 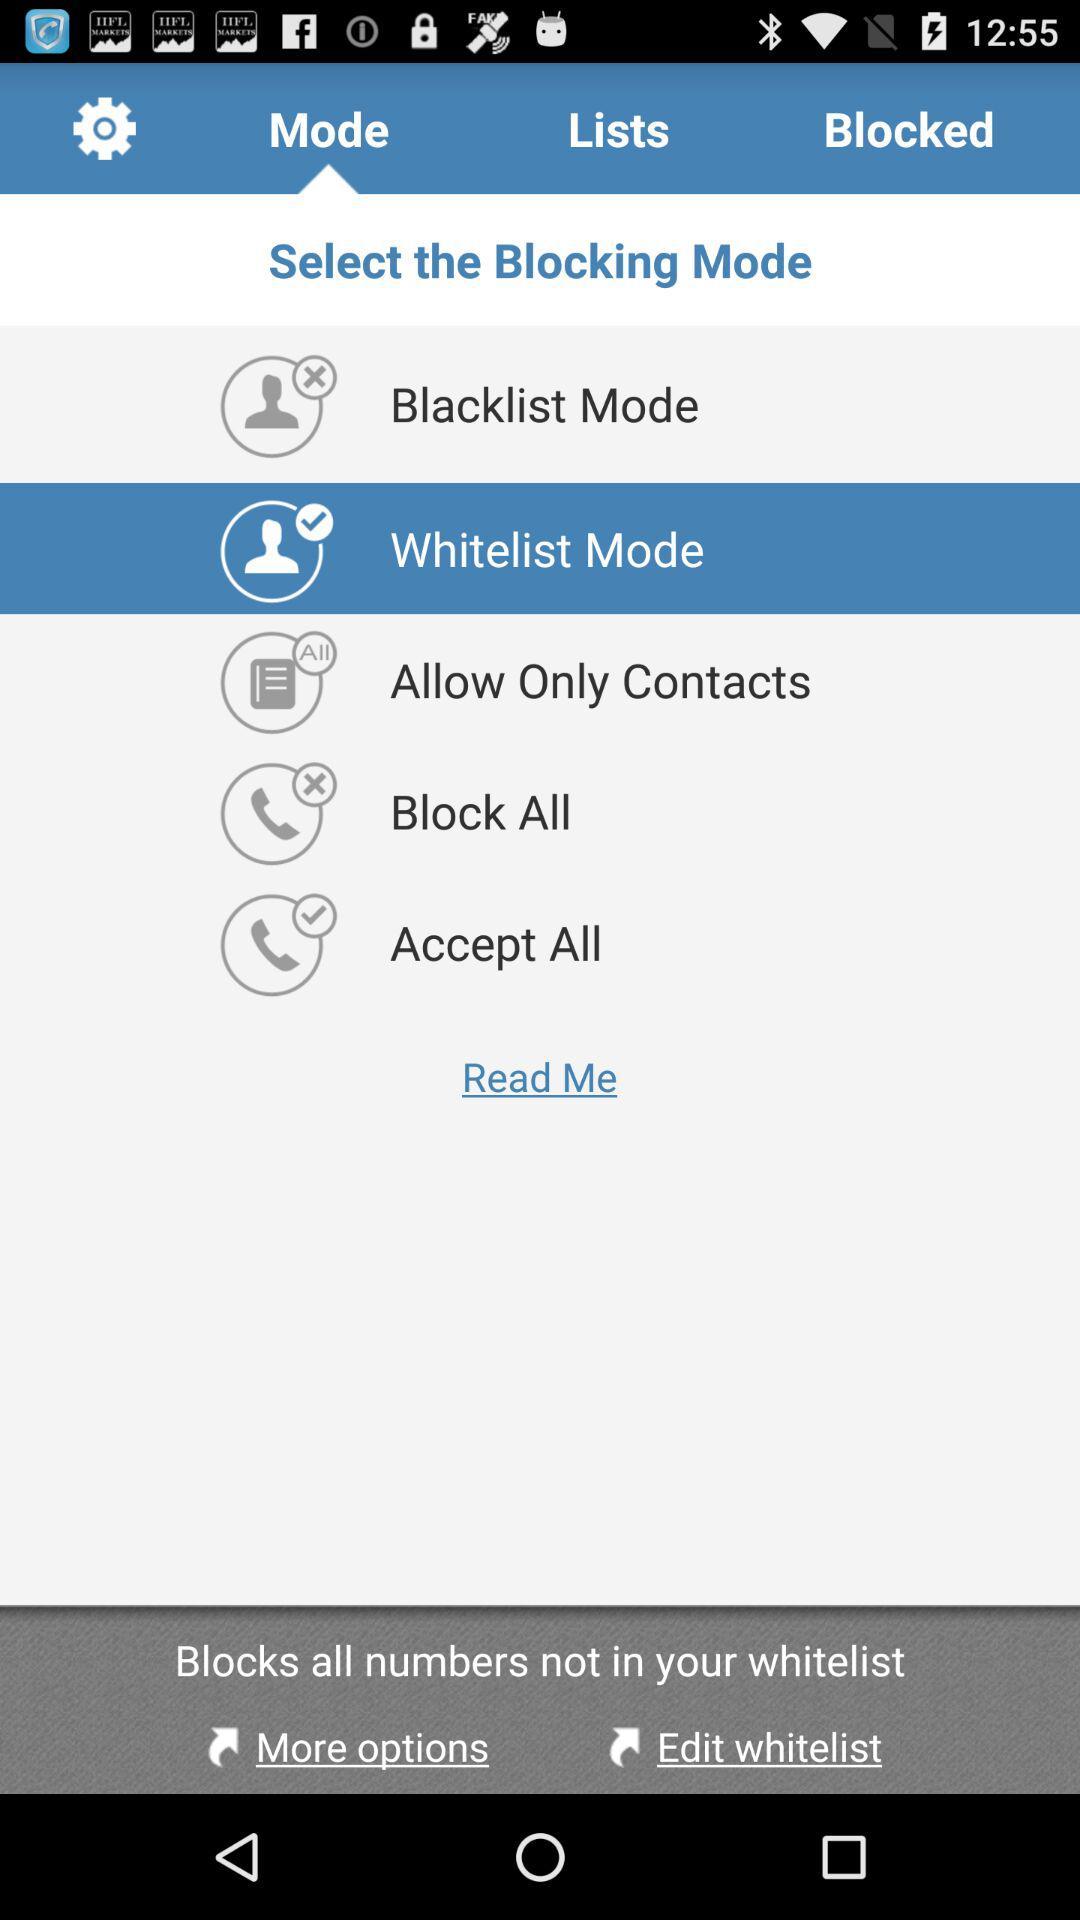 I want to click on the app to the right of mode app, so click(x=618, y=127).